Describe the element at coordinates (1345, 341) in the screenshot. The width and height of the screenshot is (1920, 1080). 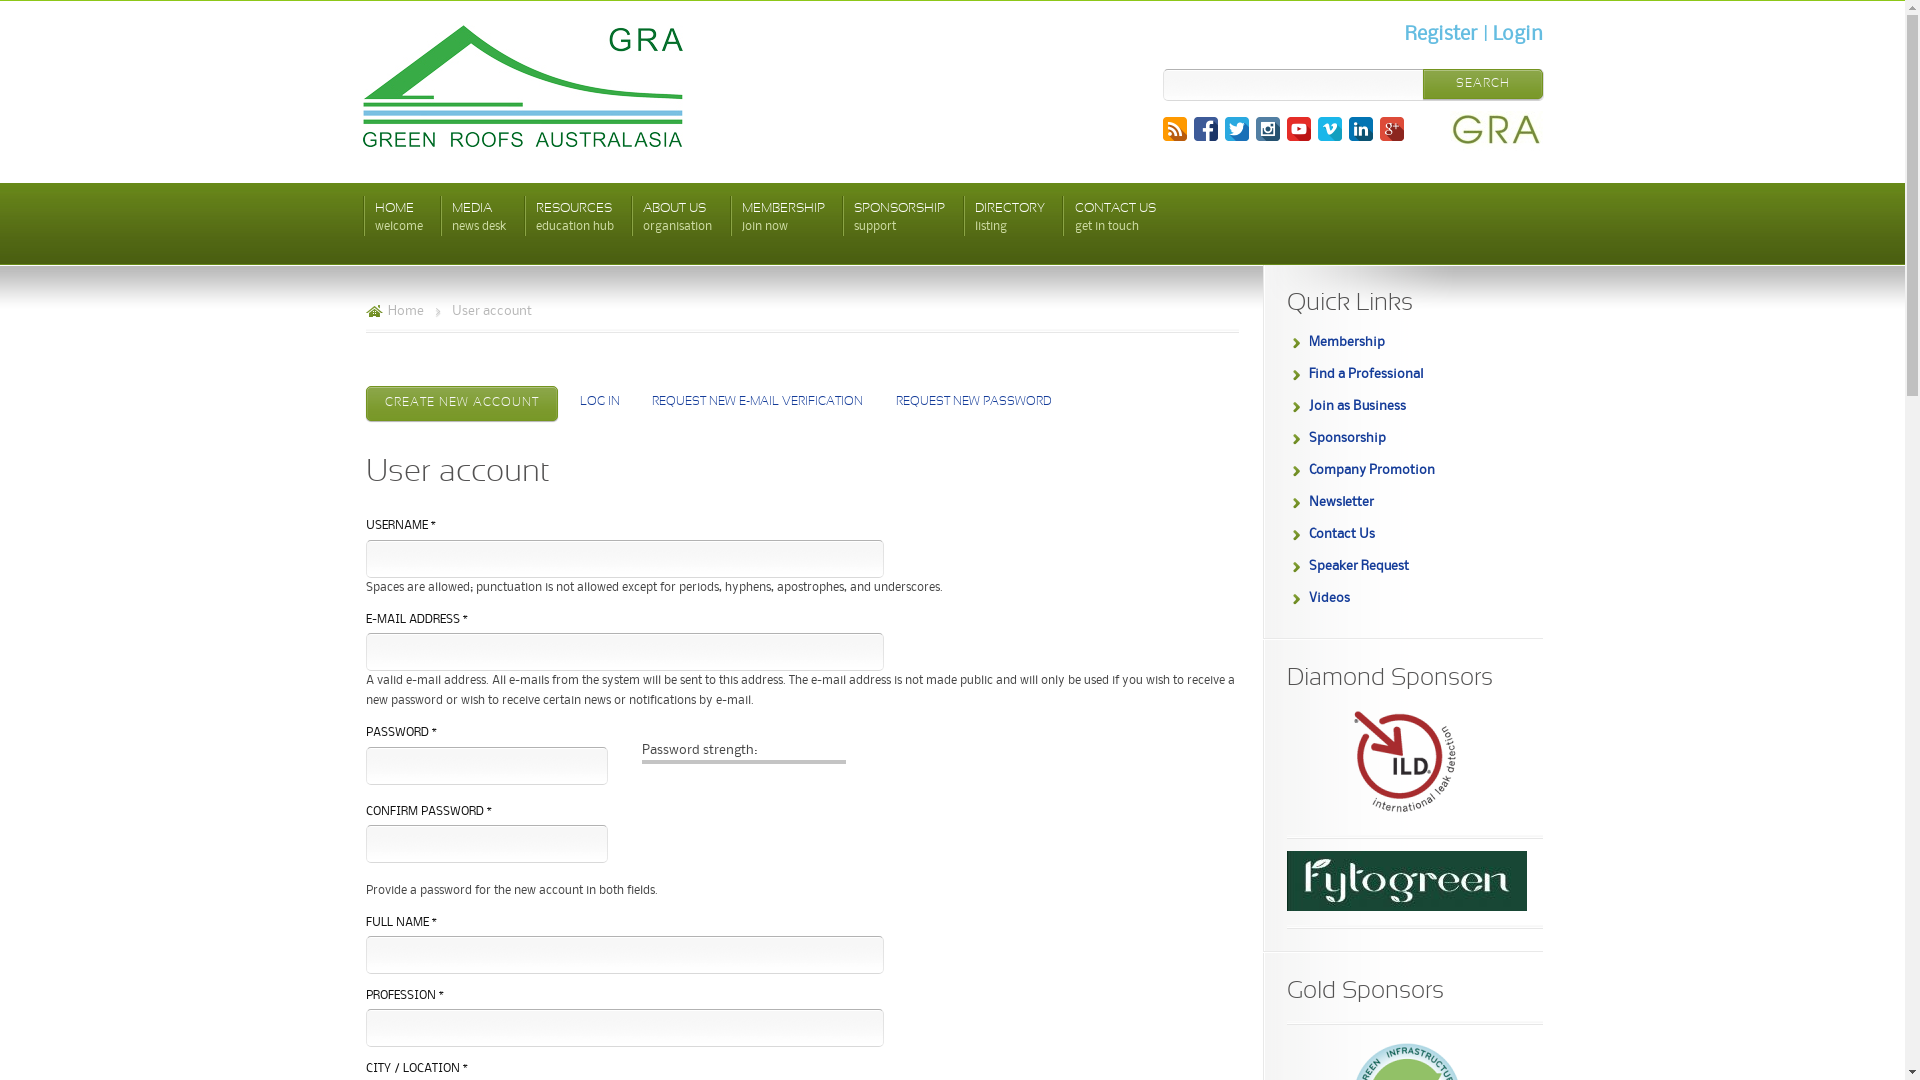
I see `'Membership'` at that location.